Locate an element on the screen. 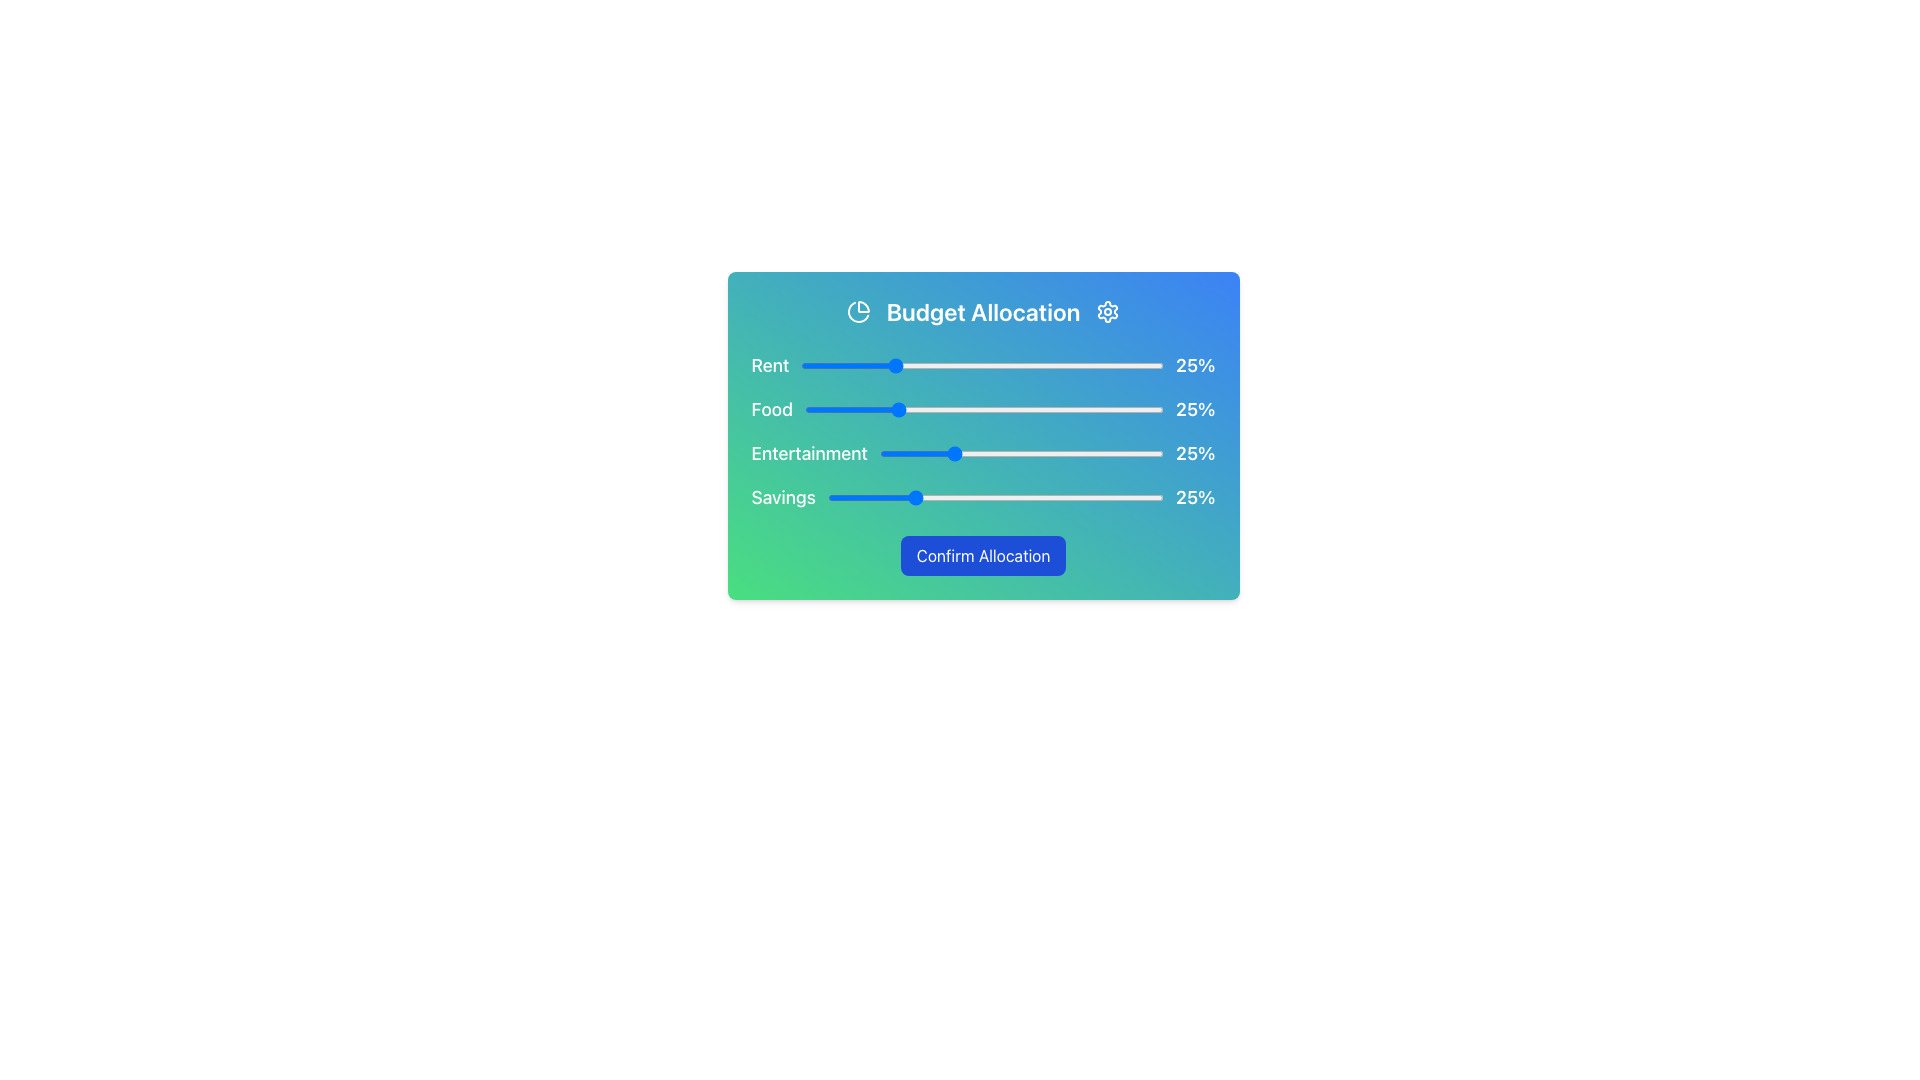 The height and width of the screenshot is (1080, 1920). the slider value is located at coordinates (1101, 366).